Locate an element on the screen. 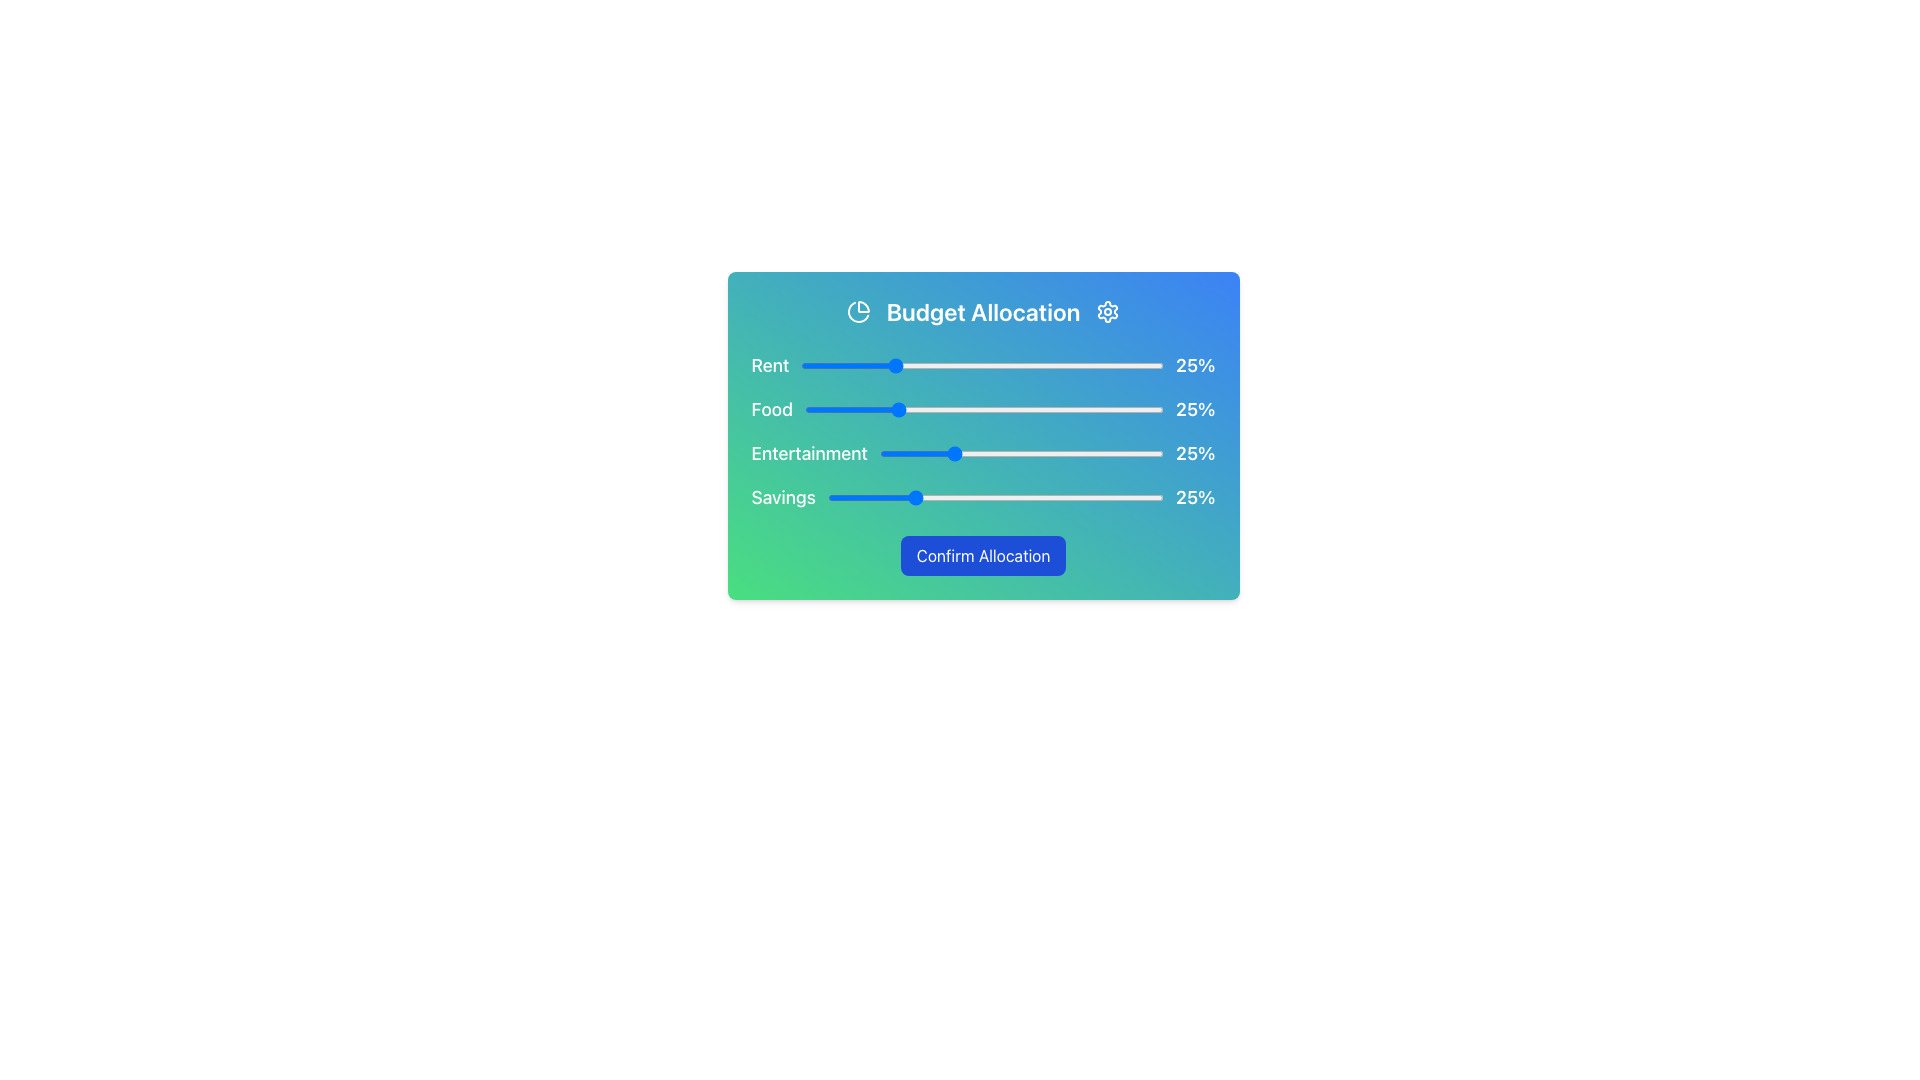 The height and width of the screenshot is (1080, 1920). the slider value is located at coordinates (1101, 366).